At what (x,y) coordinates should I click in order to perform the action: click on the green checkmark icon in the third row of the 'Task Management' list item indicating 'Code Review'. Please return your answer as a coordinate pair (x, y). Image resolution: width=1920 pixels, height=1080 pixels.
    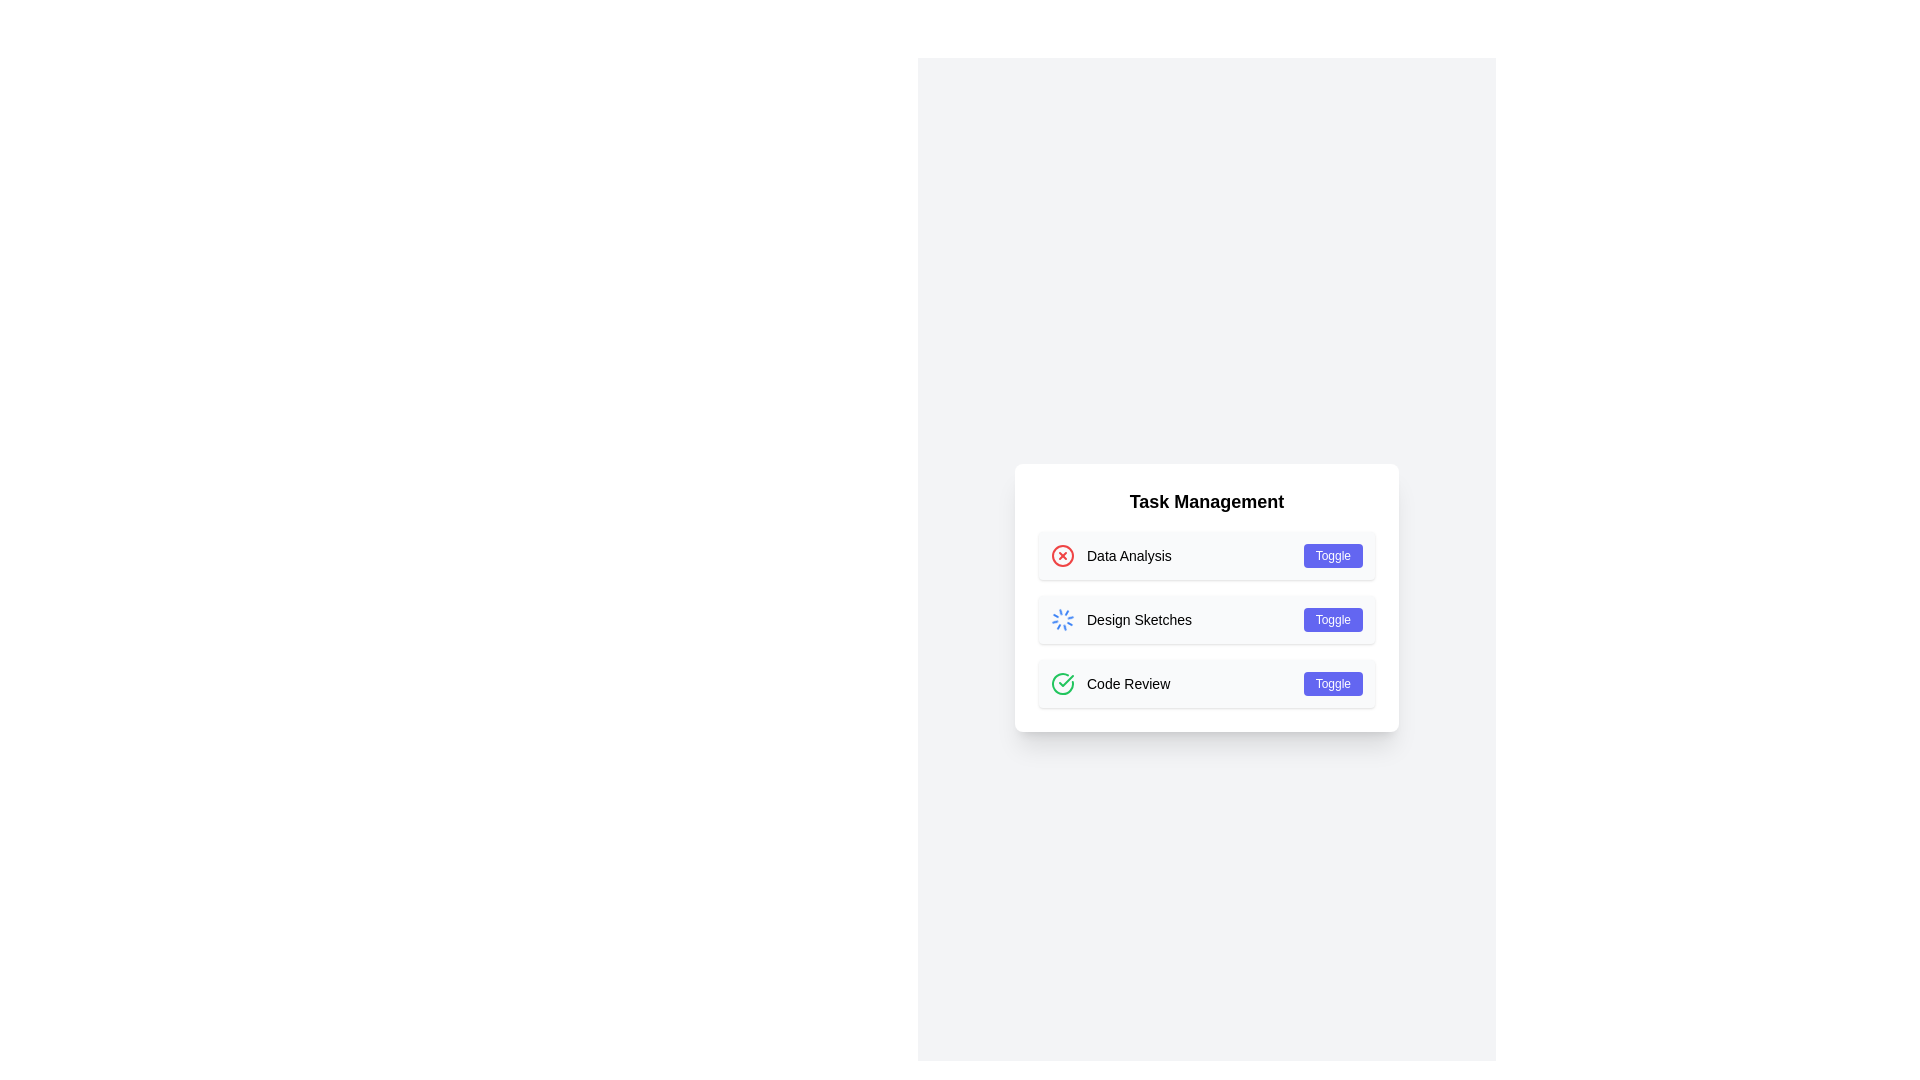
    Looking at the image, I should click on (1109, 682).